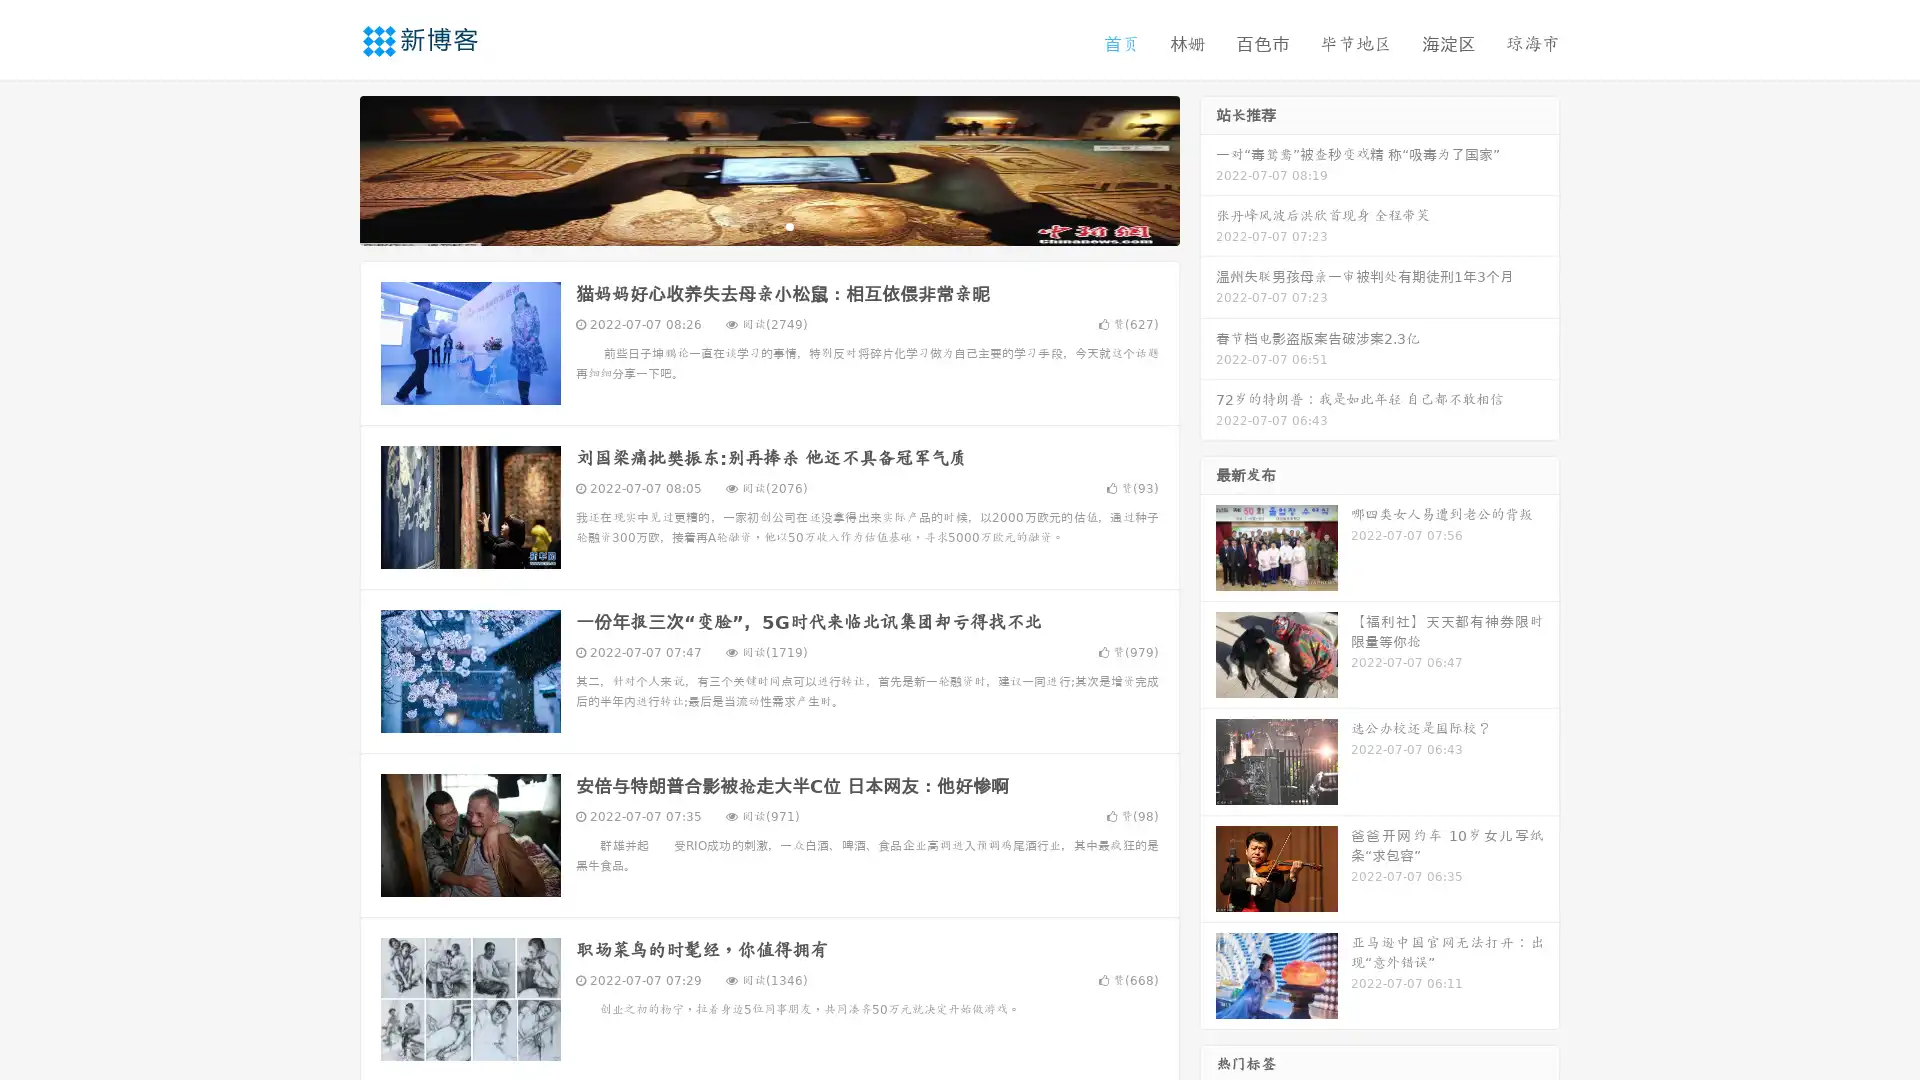 This screenshot has width=1920, height=1080. Describe the element at coordinates (330, 168) in the screenshot. I see `Previous slide` at that location.